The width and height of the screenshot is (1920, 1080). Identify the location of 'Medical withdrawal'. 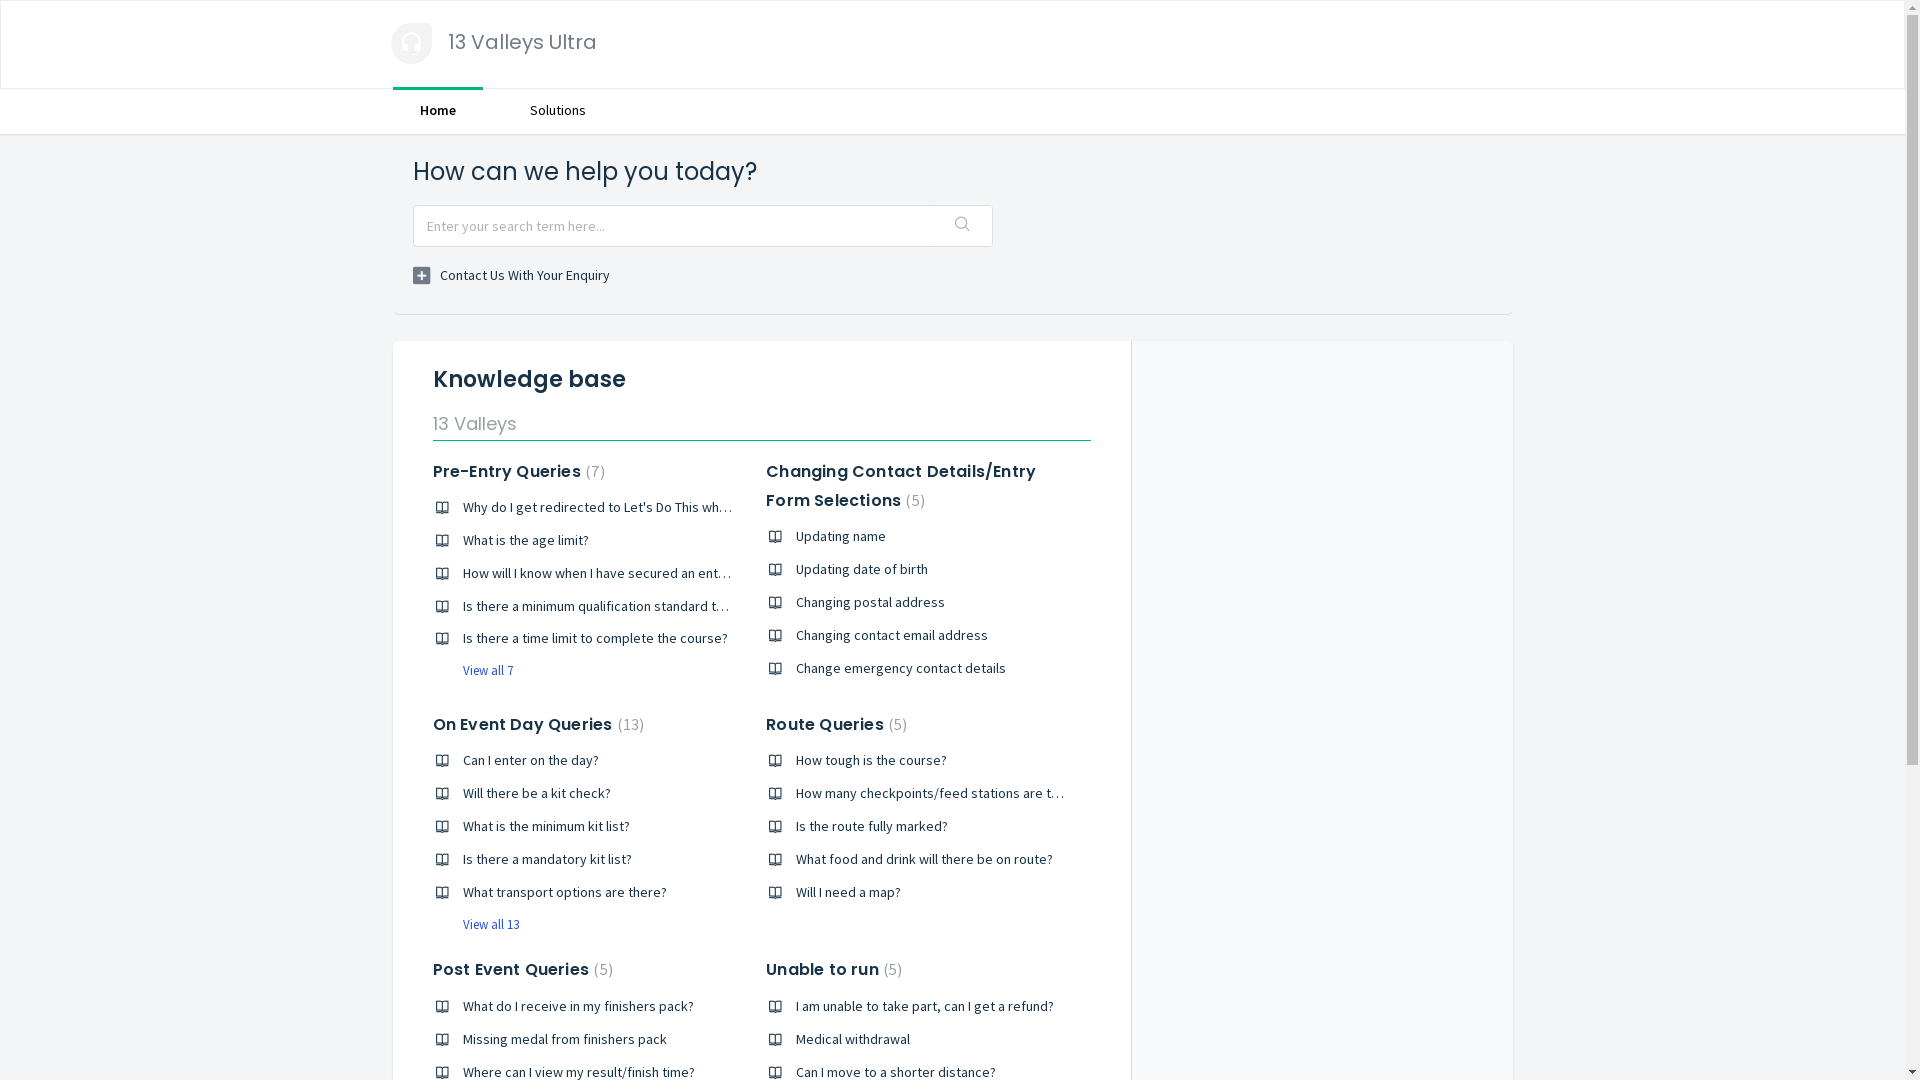
(853, 1037).